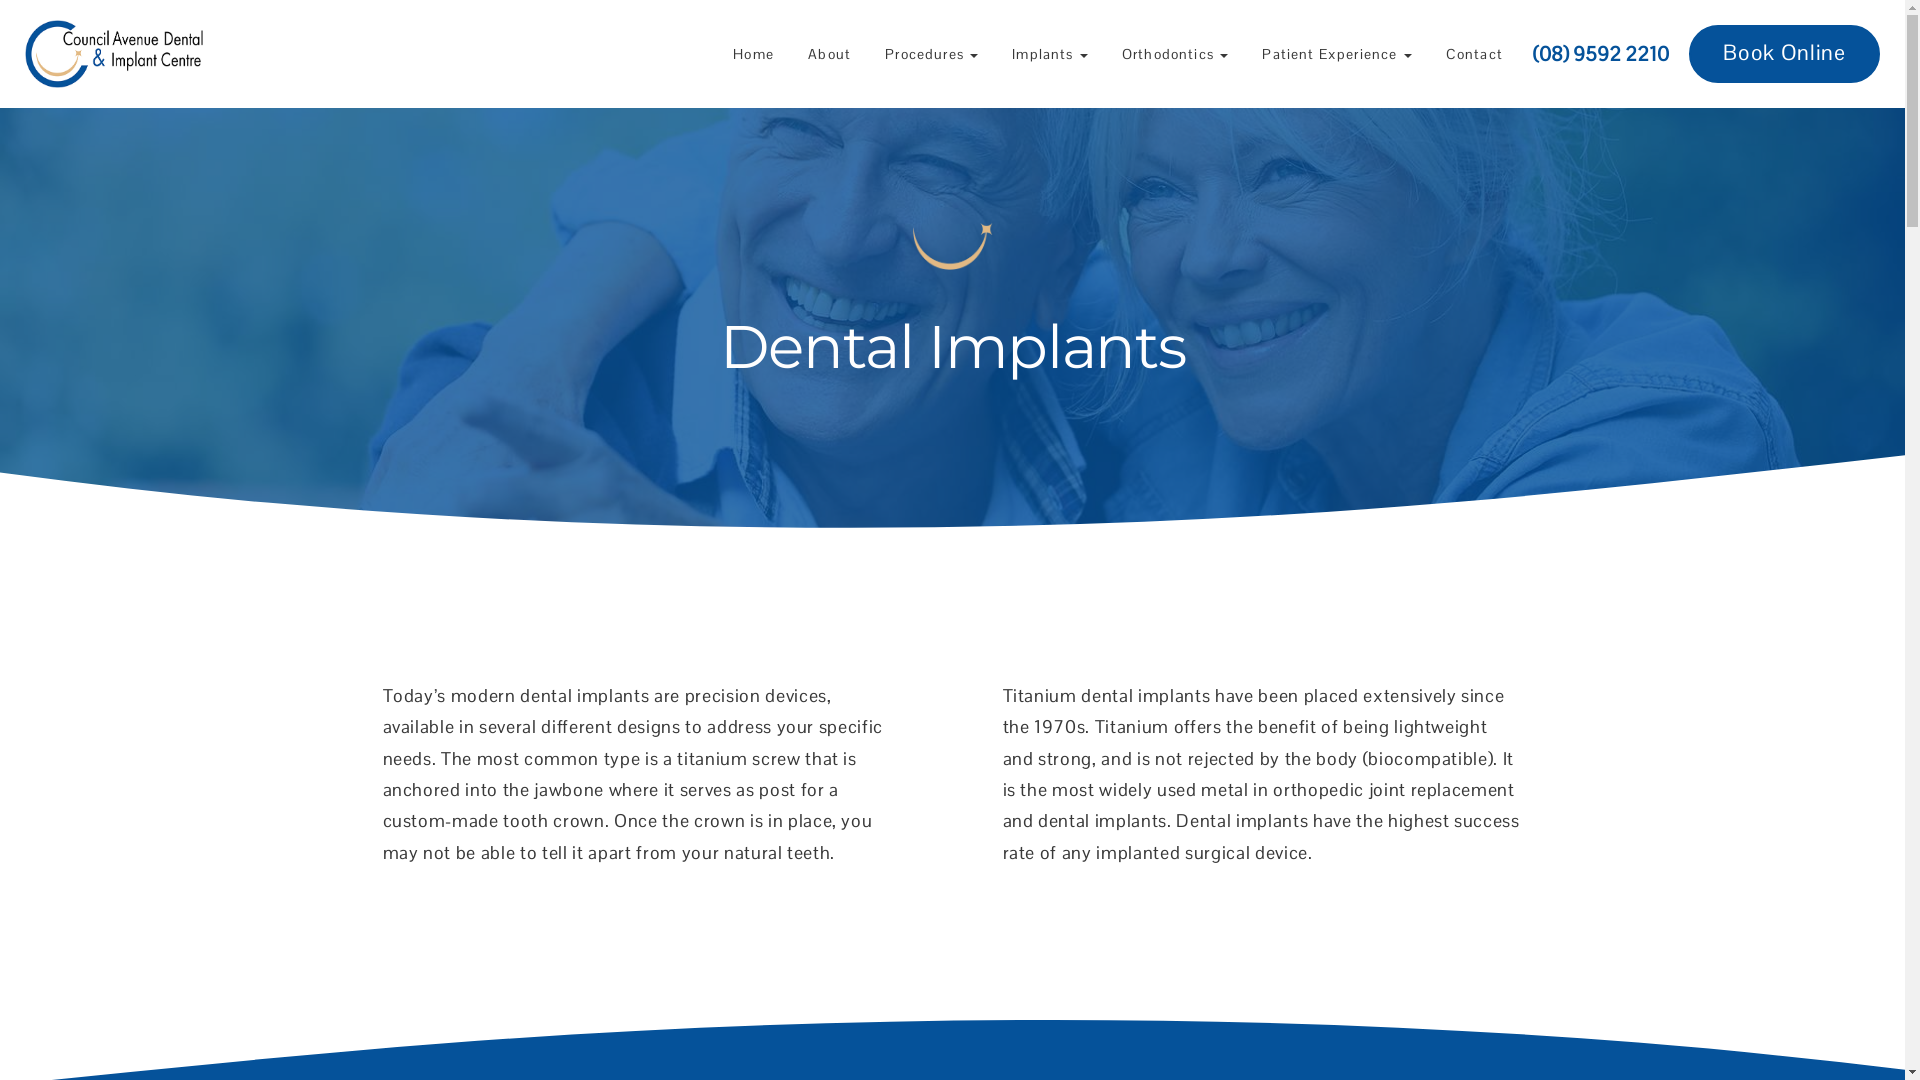 Image resolution: width=1920 pixels, height=1080 pixels. I want to click on 'Orthodontics', so click(1175, 53).